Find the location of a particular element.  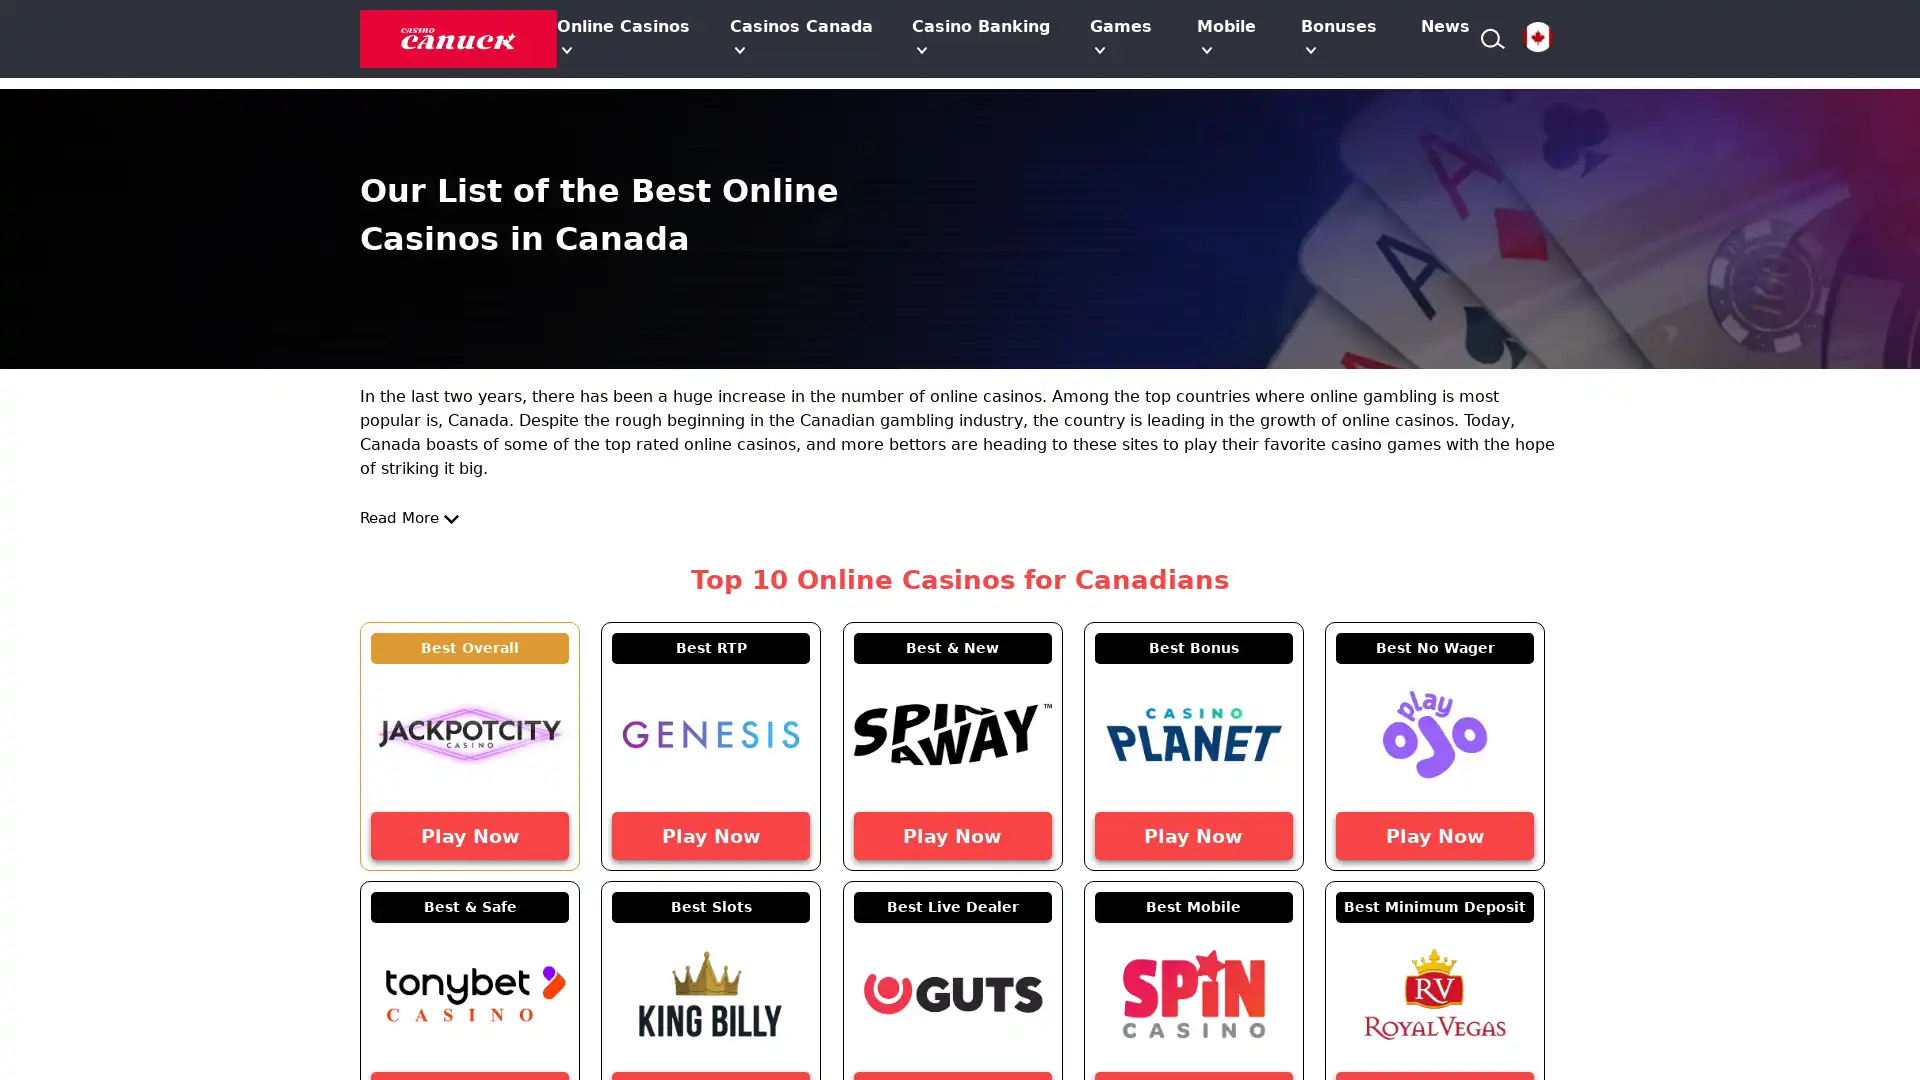

en_CA is located at coordinates (1536, 38).